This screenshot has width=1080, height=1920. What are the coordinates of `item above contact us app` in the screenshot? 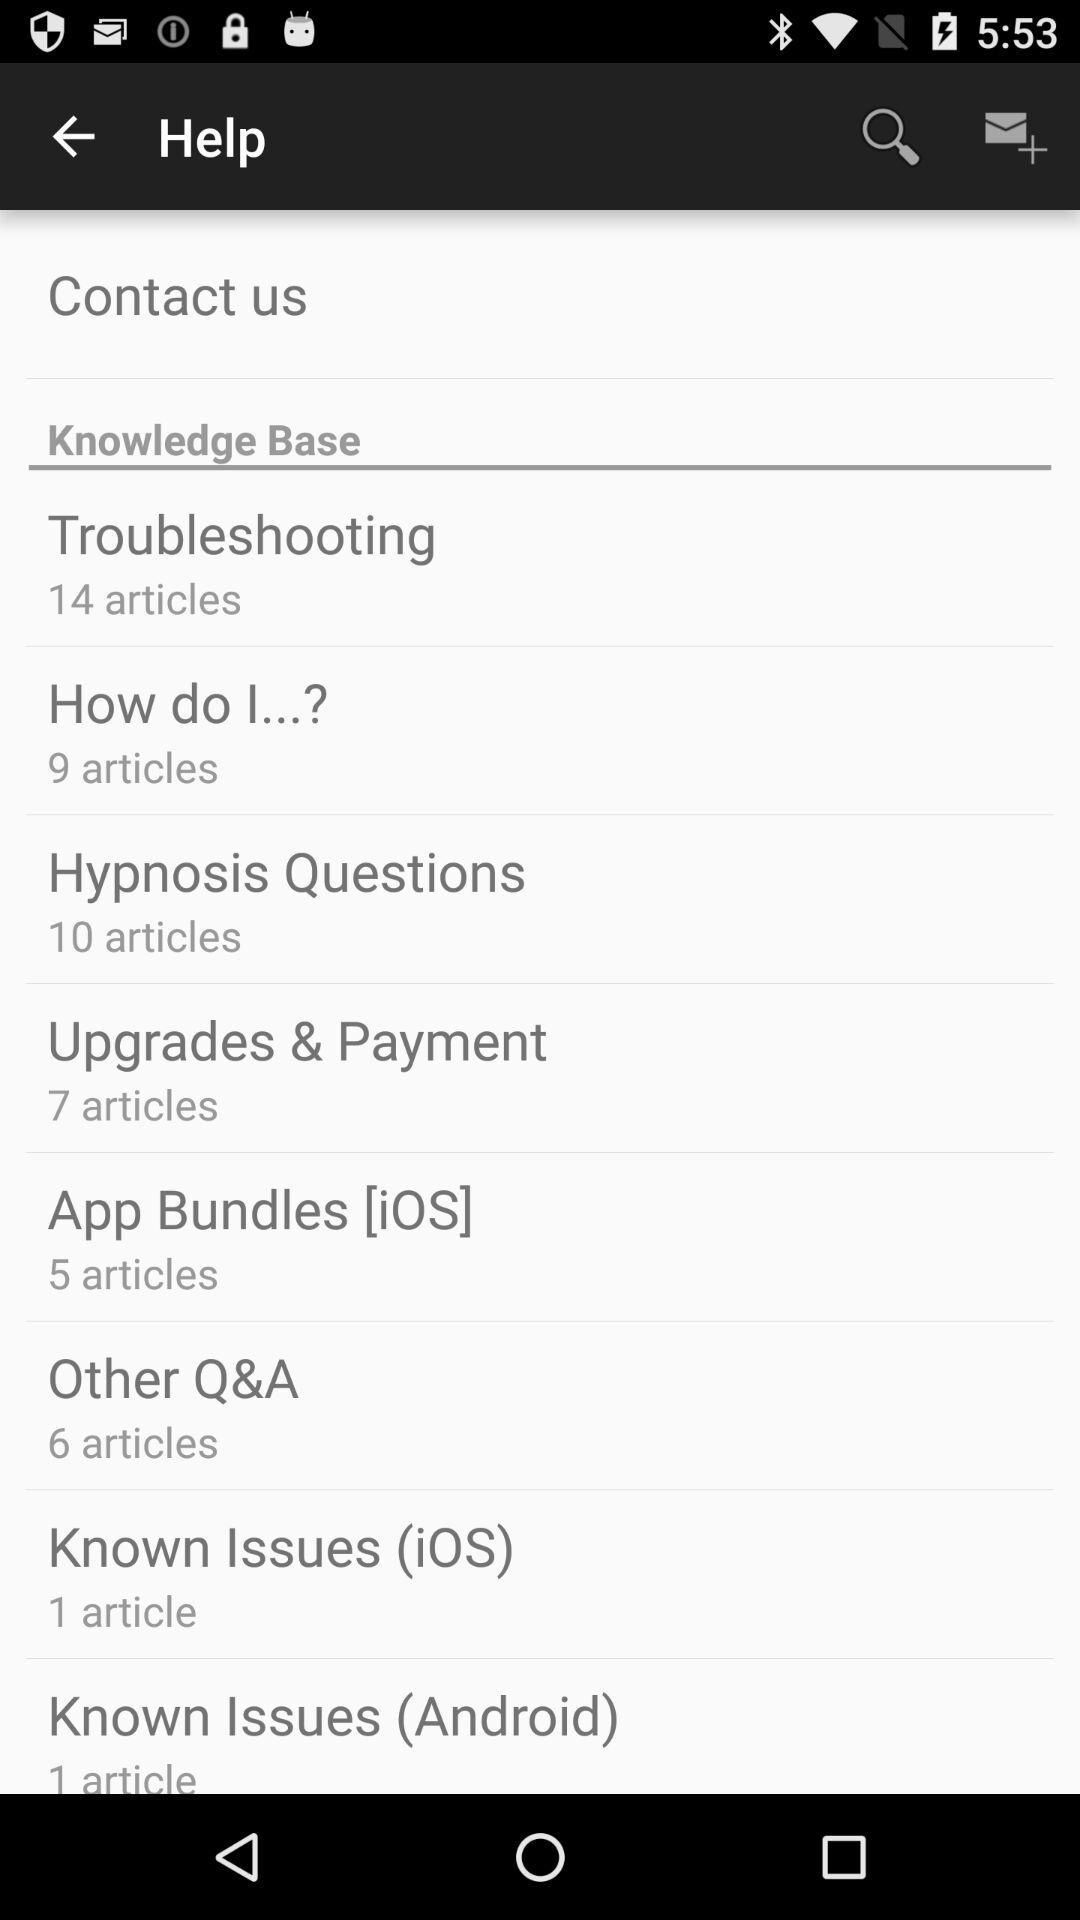 It's located at (72, 135).